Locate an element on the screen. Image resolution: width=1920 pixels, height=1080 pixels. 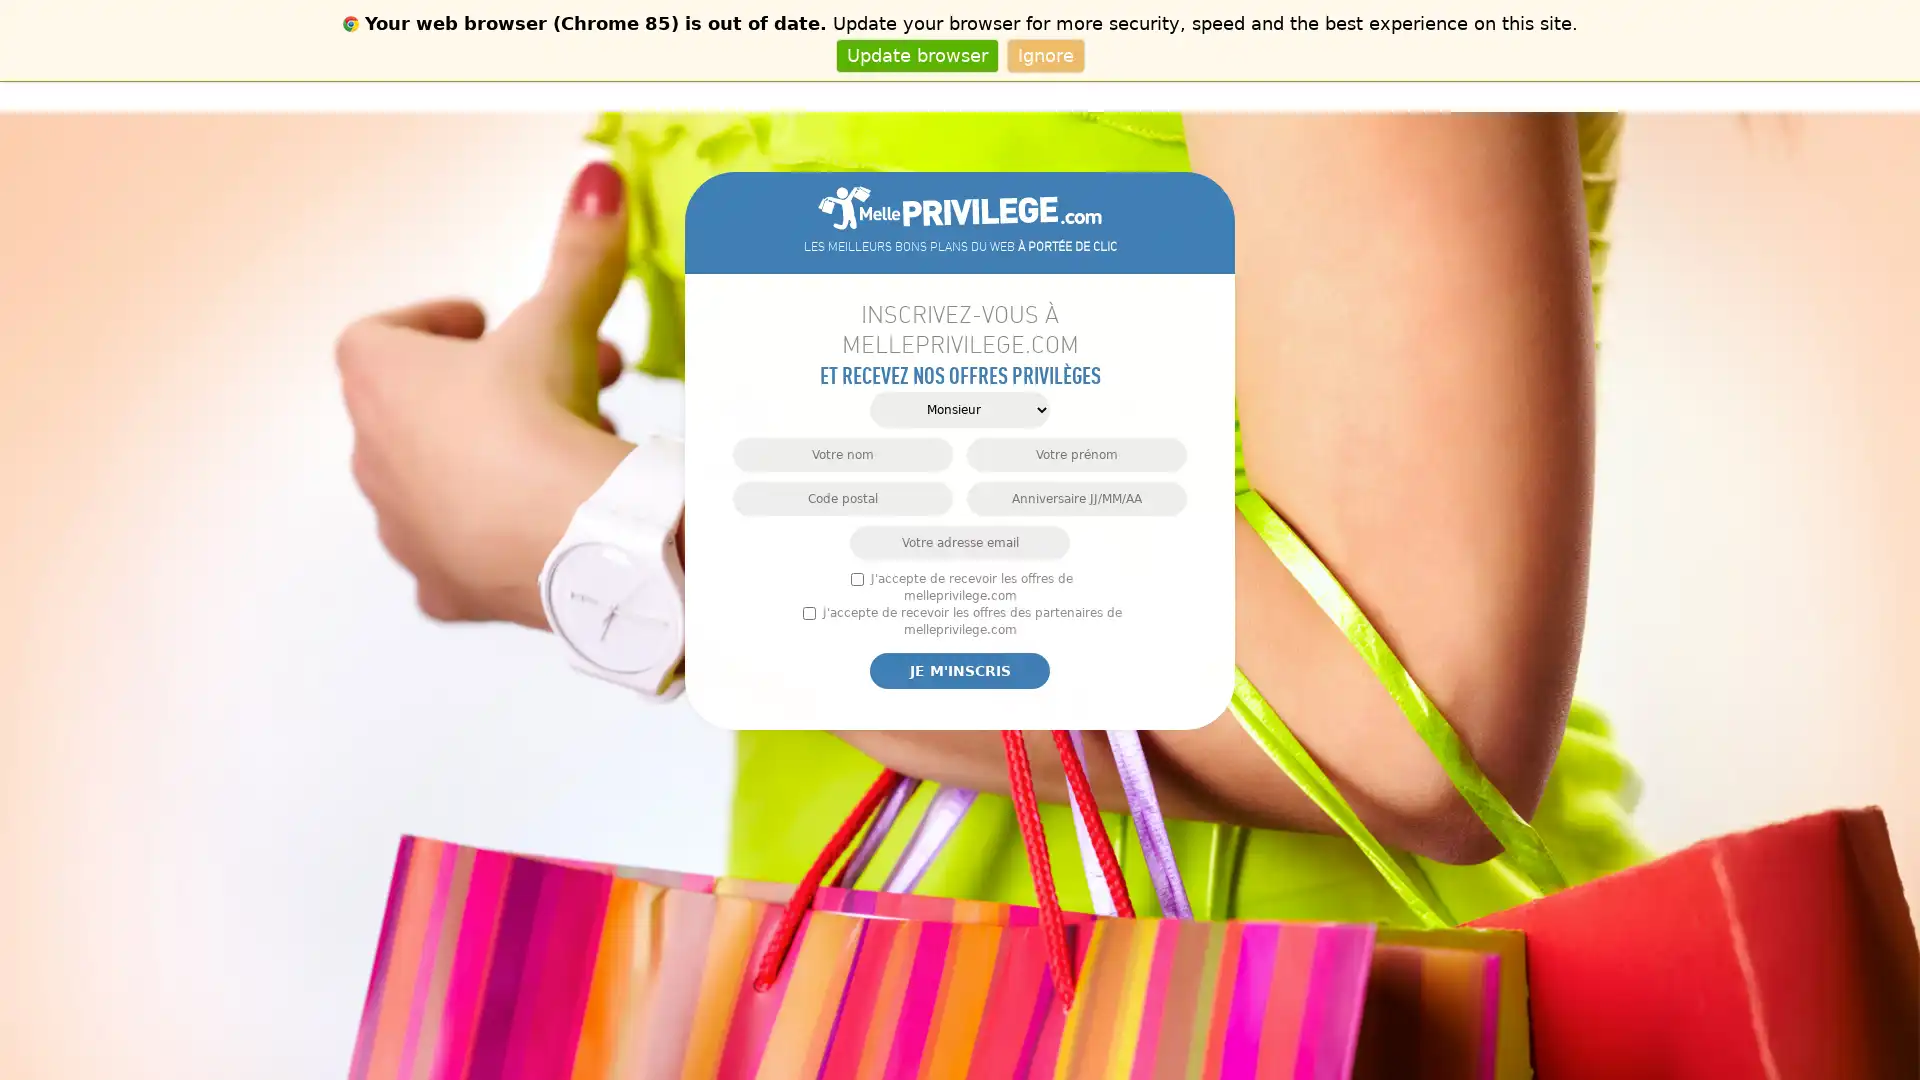
Je m'inscris is located at coordinates (960, 670).